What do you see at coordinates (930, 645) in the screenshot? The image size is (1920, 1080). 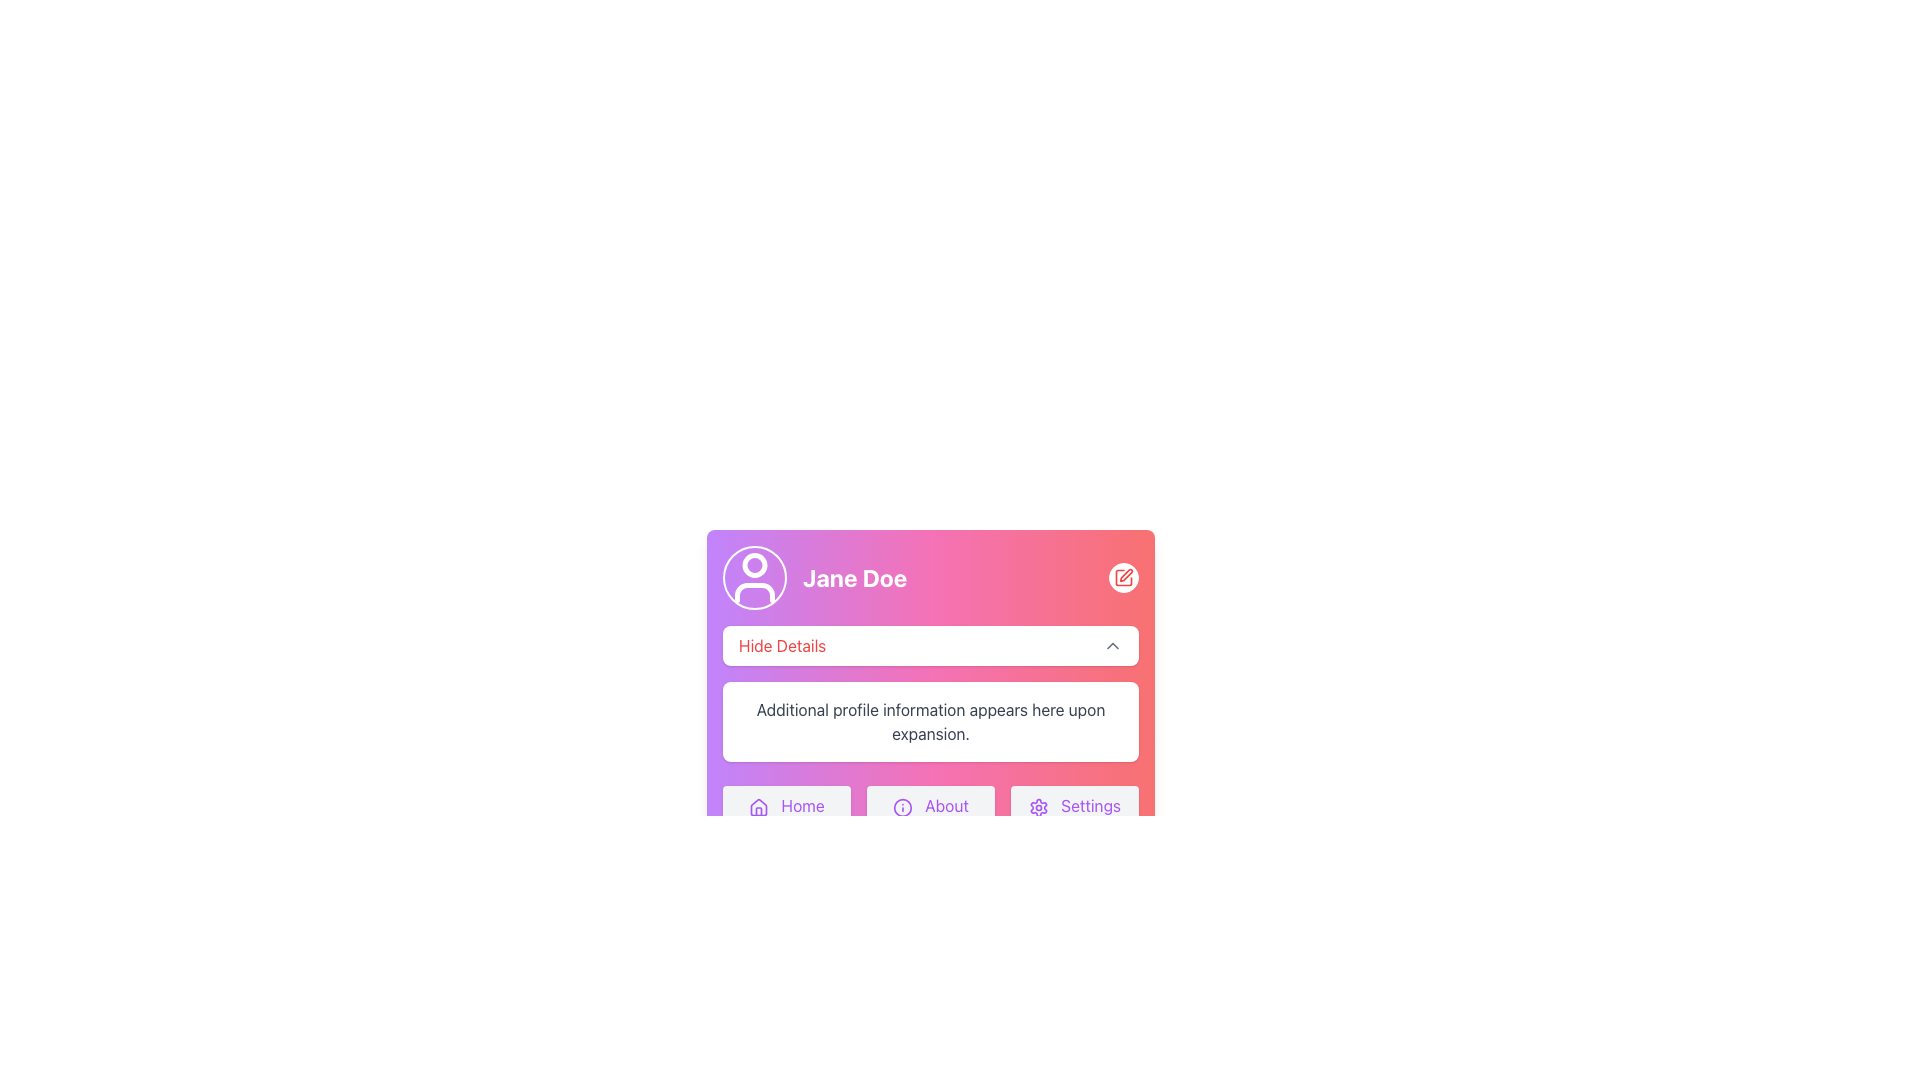 I see `the button located below the user's name 'Jane Doe'` at bounding box center [930, 645].